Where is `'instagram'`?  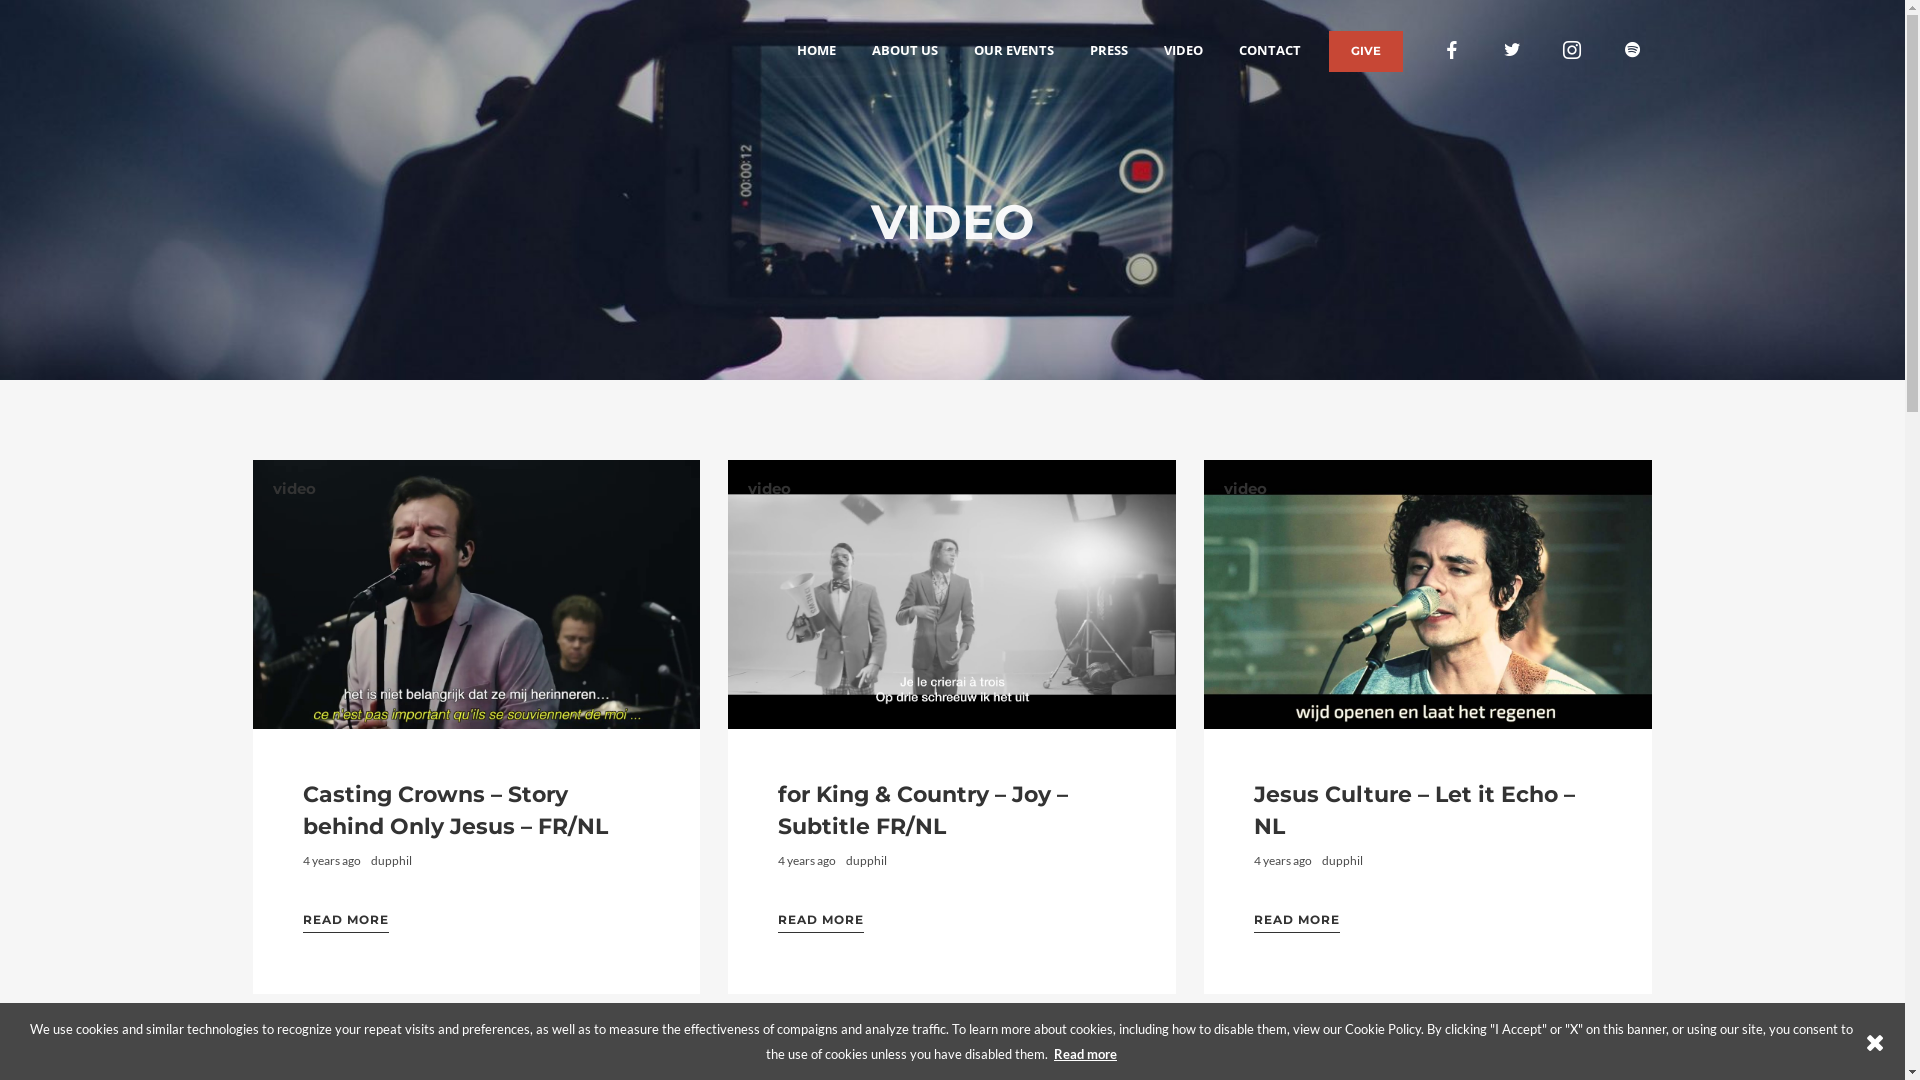 'instagram' is located at coordinates (1554, 49).